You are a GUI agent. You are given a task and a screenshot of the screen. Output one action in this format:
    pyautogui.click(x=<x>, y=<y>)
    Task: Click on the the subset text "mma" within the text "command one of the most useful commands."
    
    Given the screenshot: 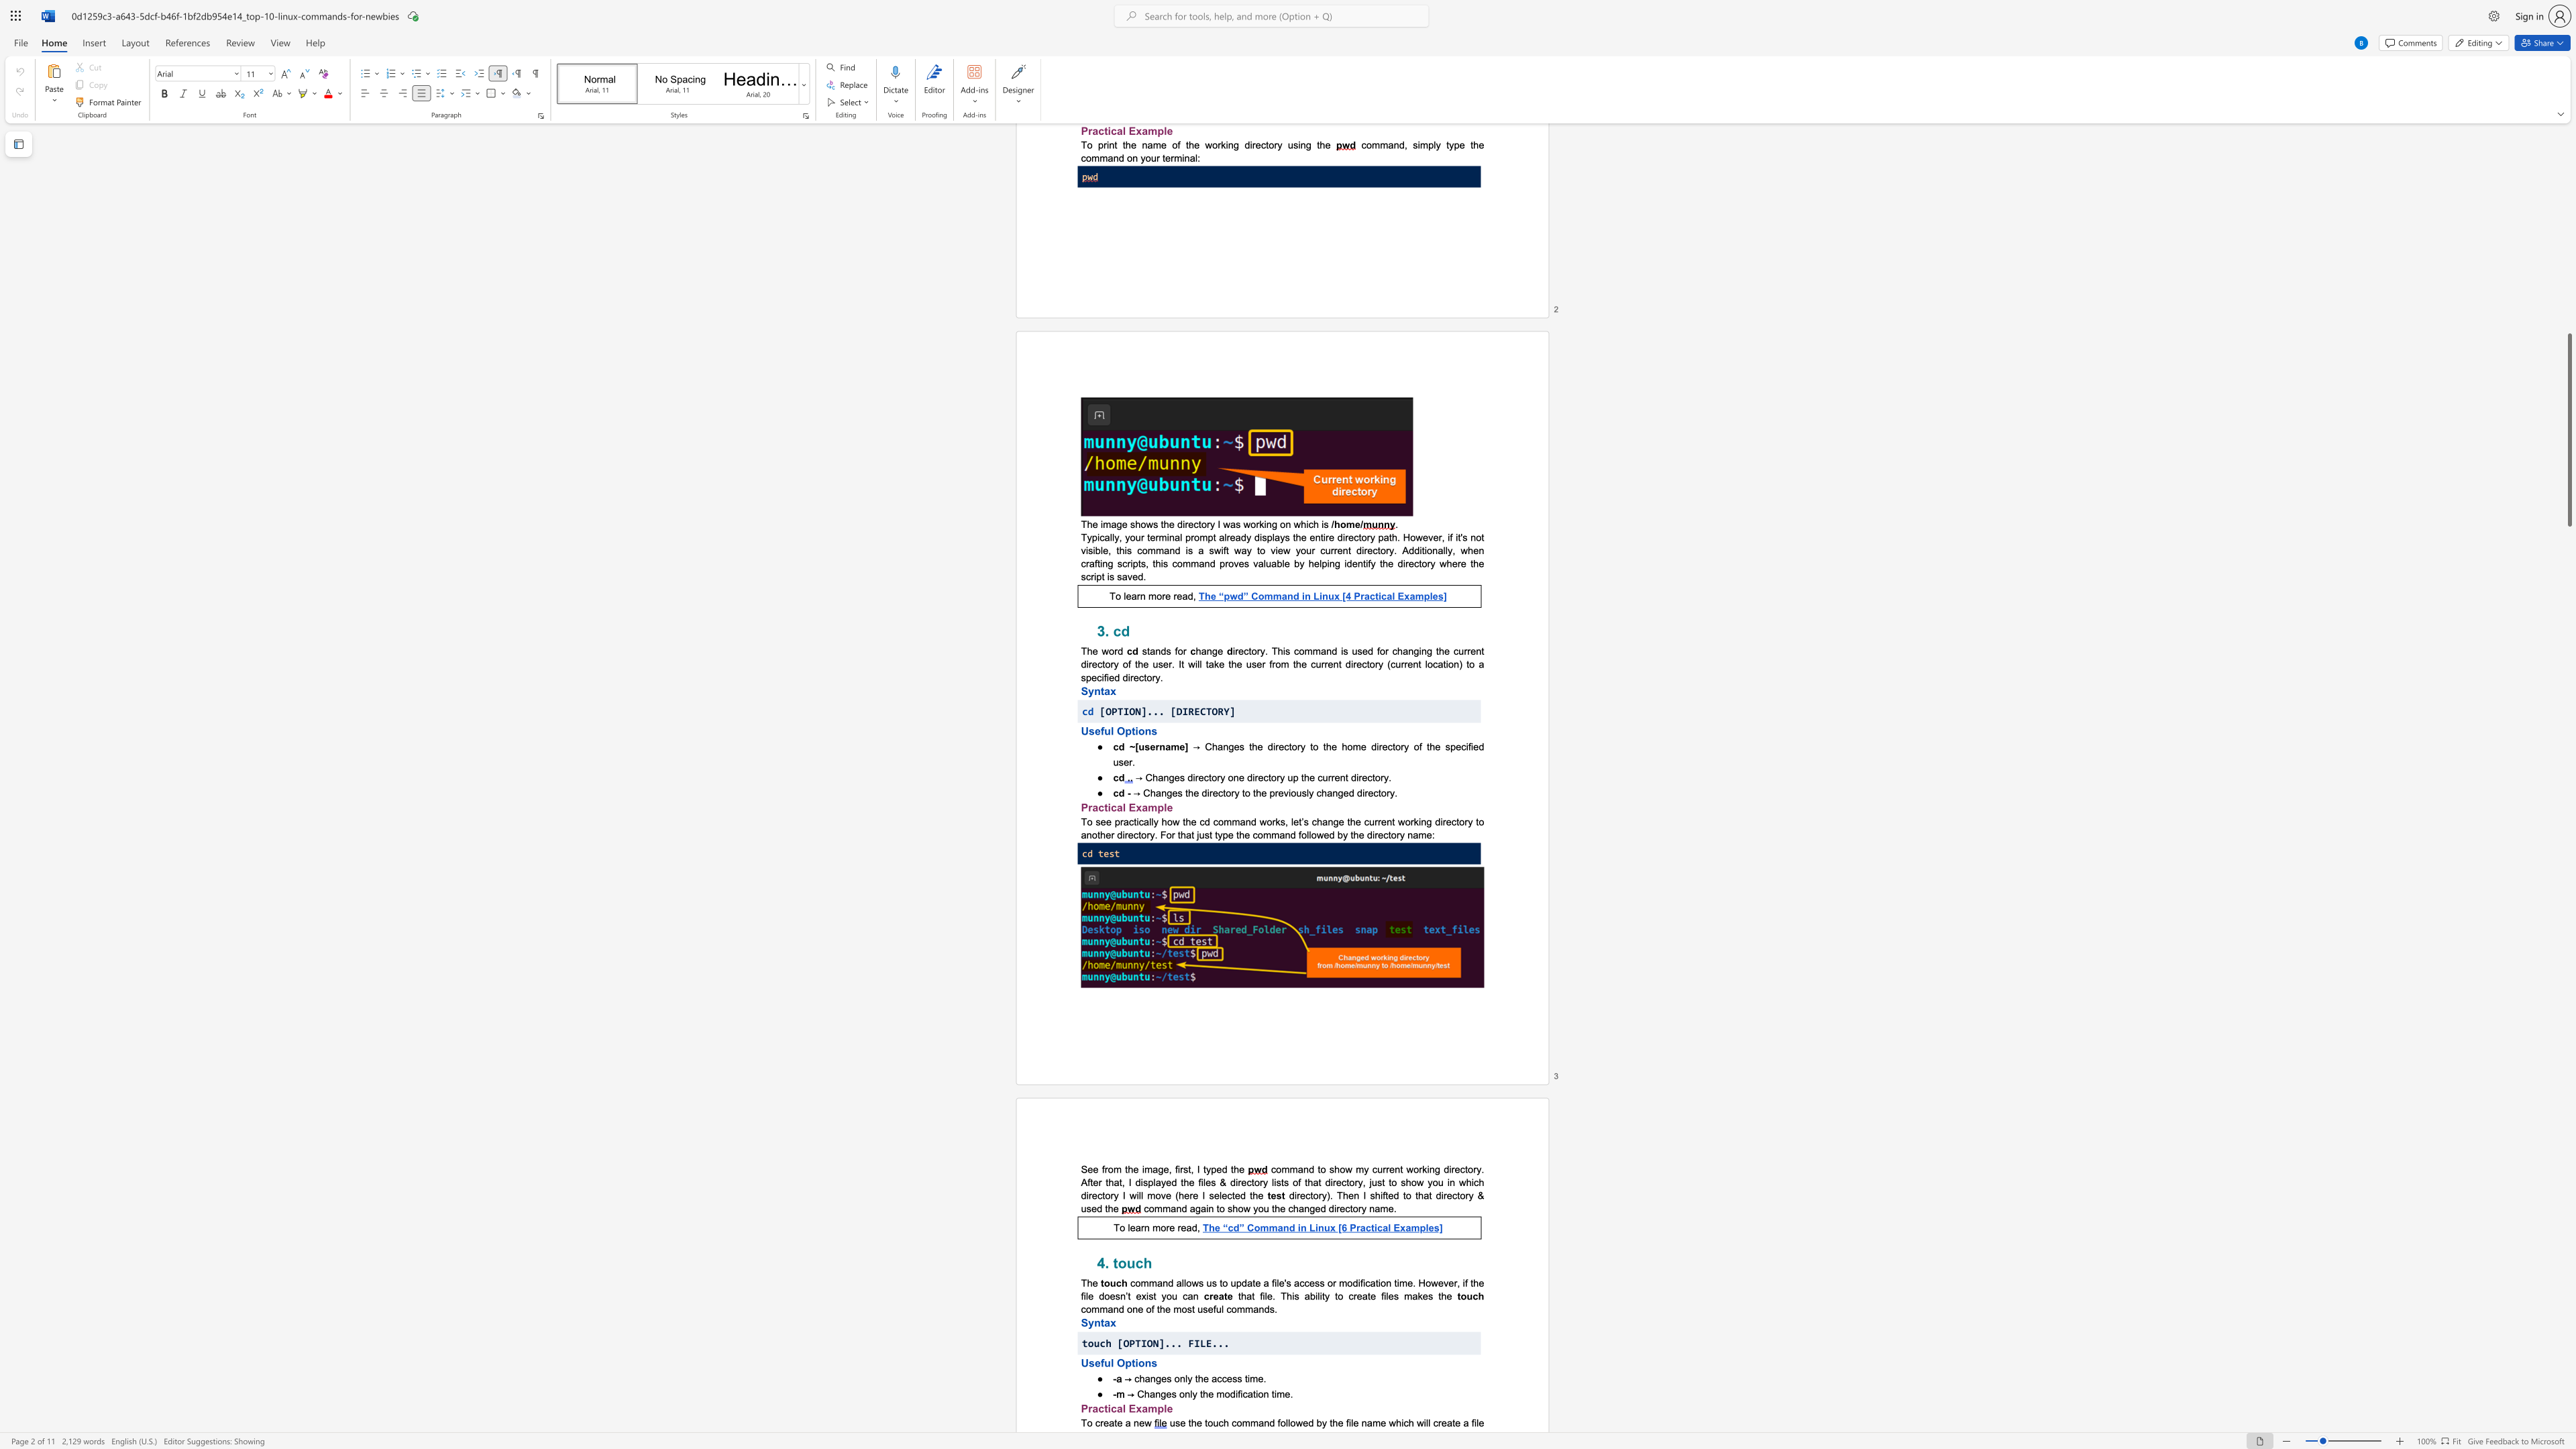 What is the action you would take?
    pyautogui.click(x=1236, y=1309)
    